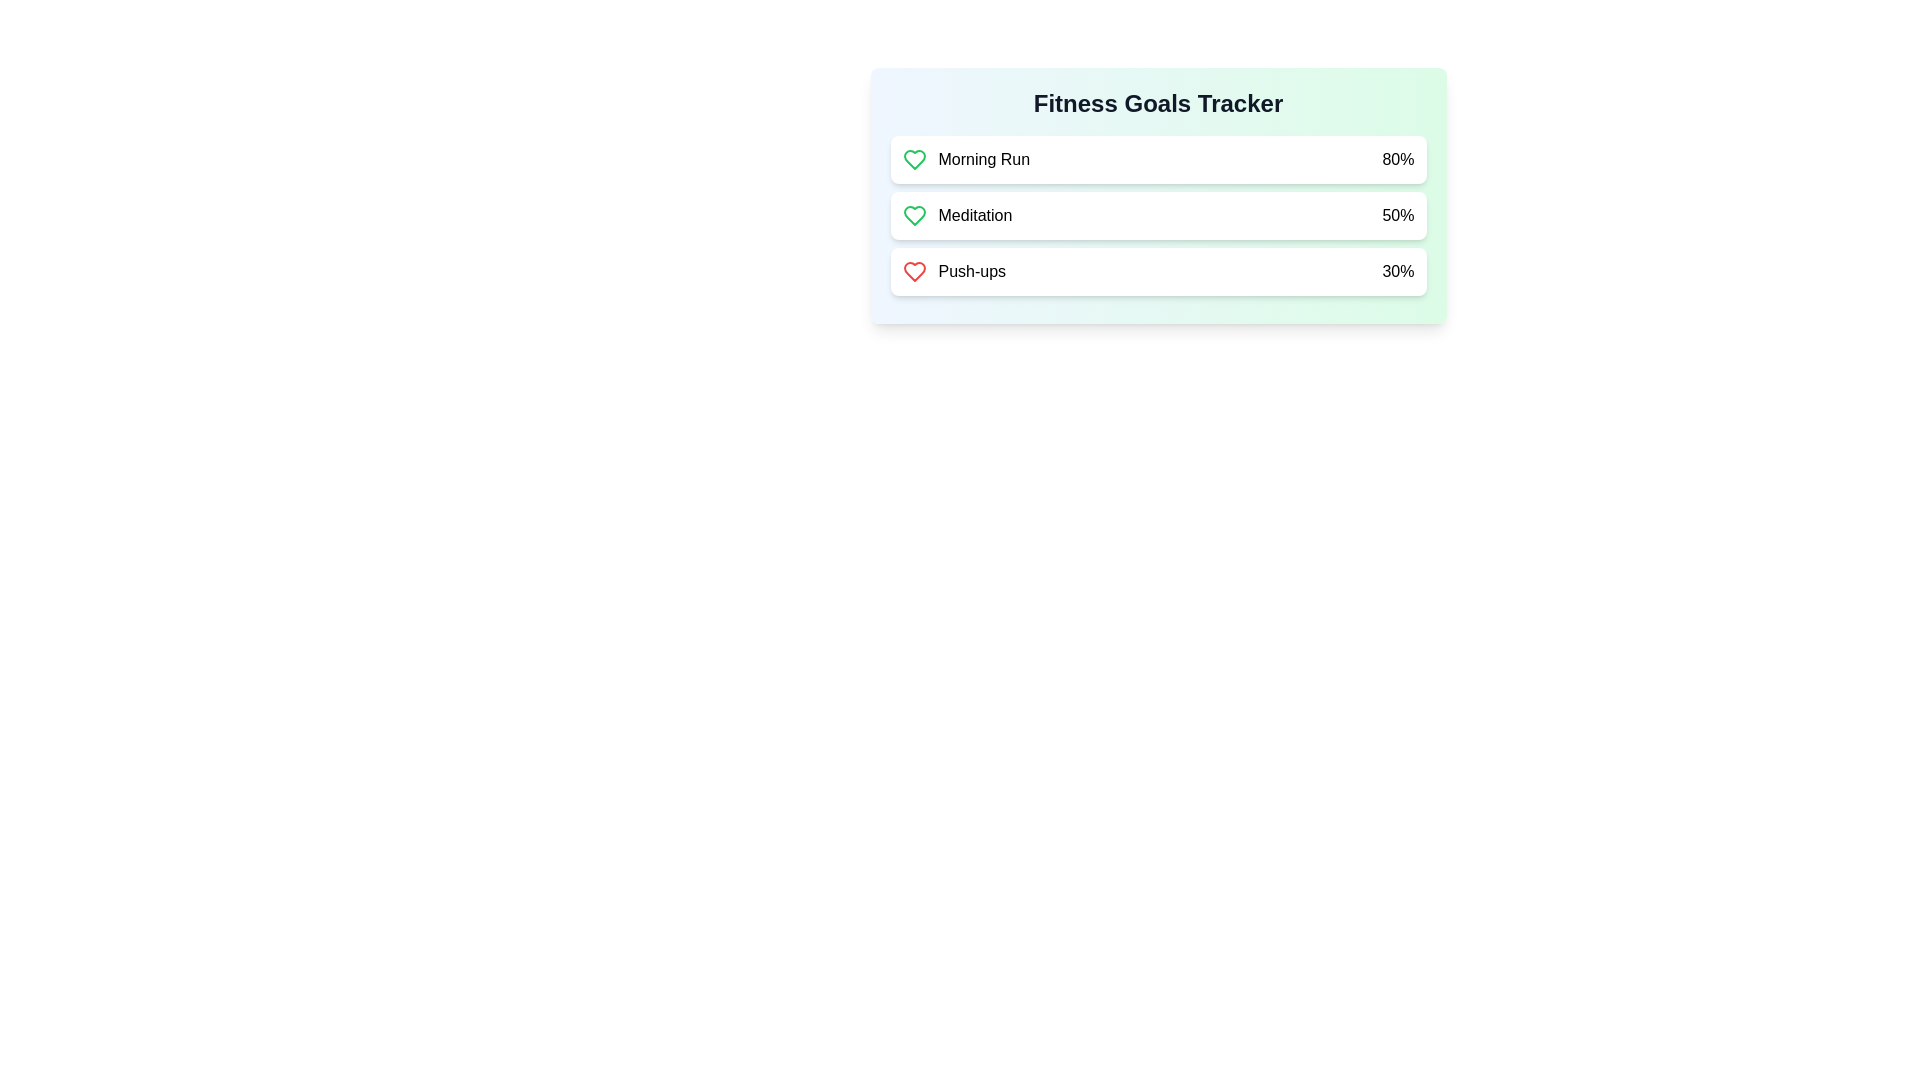 The width and height of the screenshot is (1920, 1080). I want to click on text label displaying 'Meditation' located within the Fitness Goals Tracker card, positioned below 'Morning Run' and above 'Push-ups', so click(956, 216).